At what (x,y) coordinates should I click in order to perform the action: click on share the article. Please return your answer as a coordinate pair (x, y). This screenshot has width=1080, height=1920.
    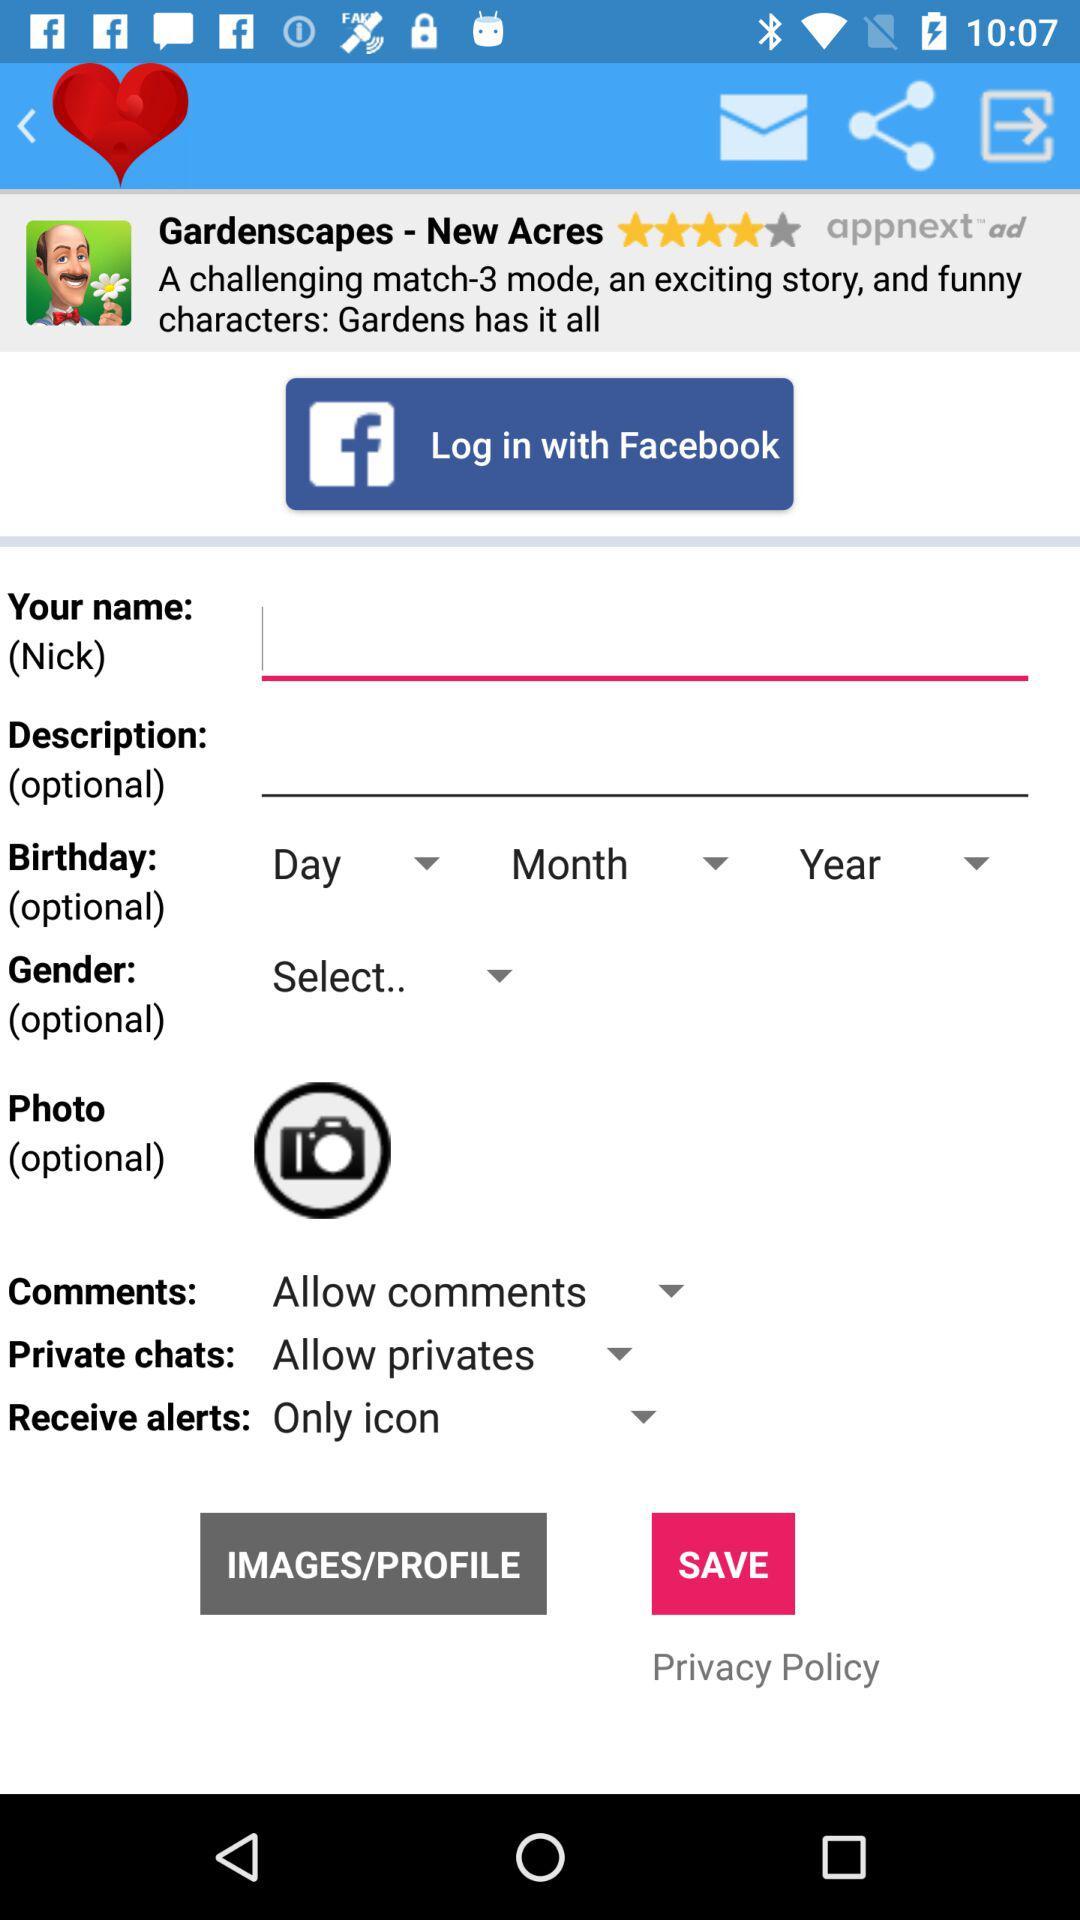
    Looking at the image, I should click on (890, 124).